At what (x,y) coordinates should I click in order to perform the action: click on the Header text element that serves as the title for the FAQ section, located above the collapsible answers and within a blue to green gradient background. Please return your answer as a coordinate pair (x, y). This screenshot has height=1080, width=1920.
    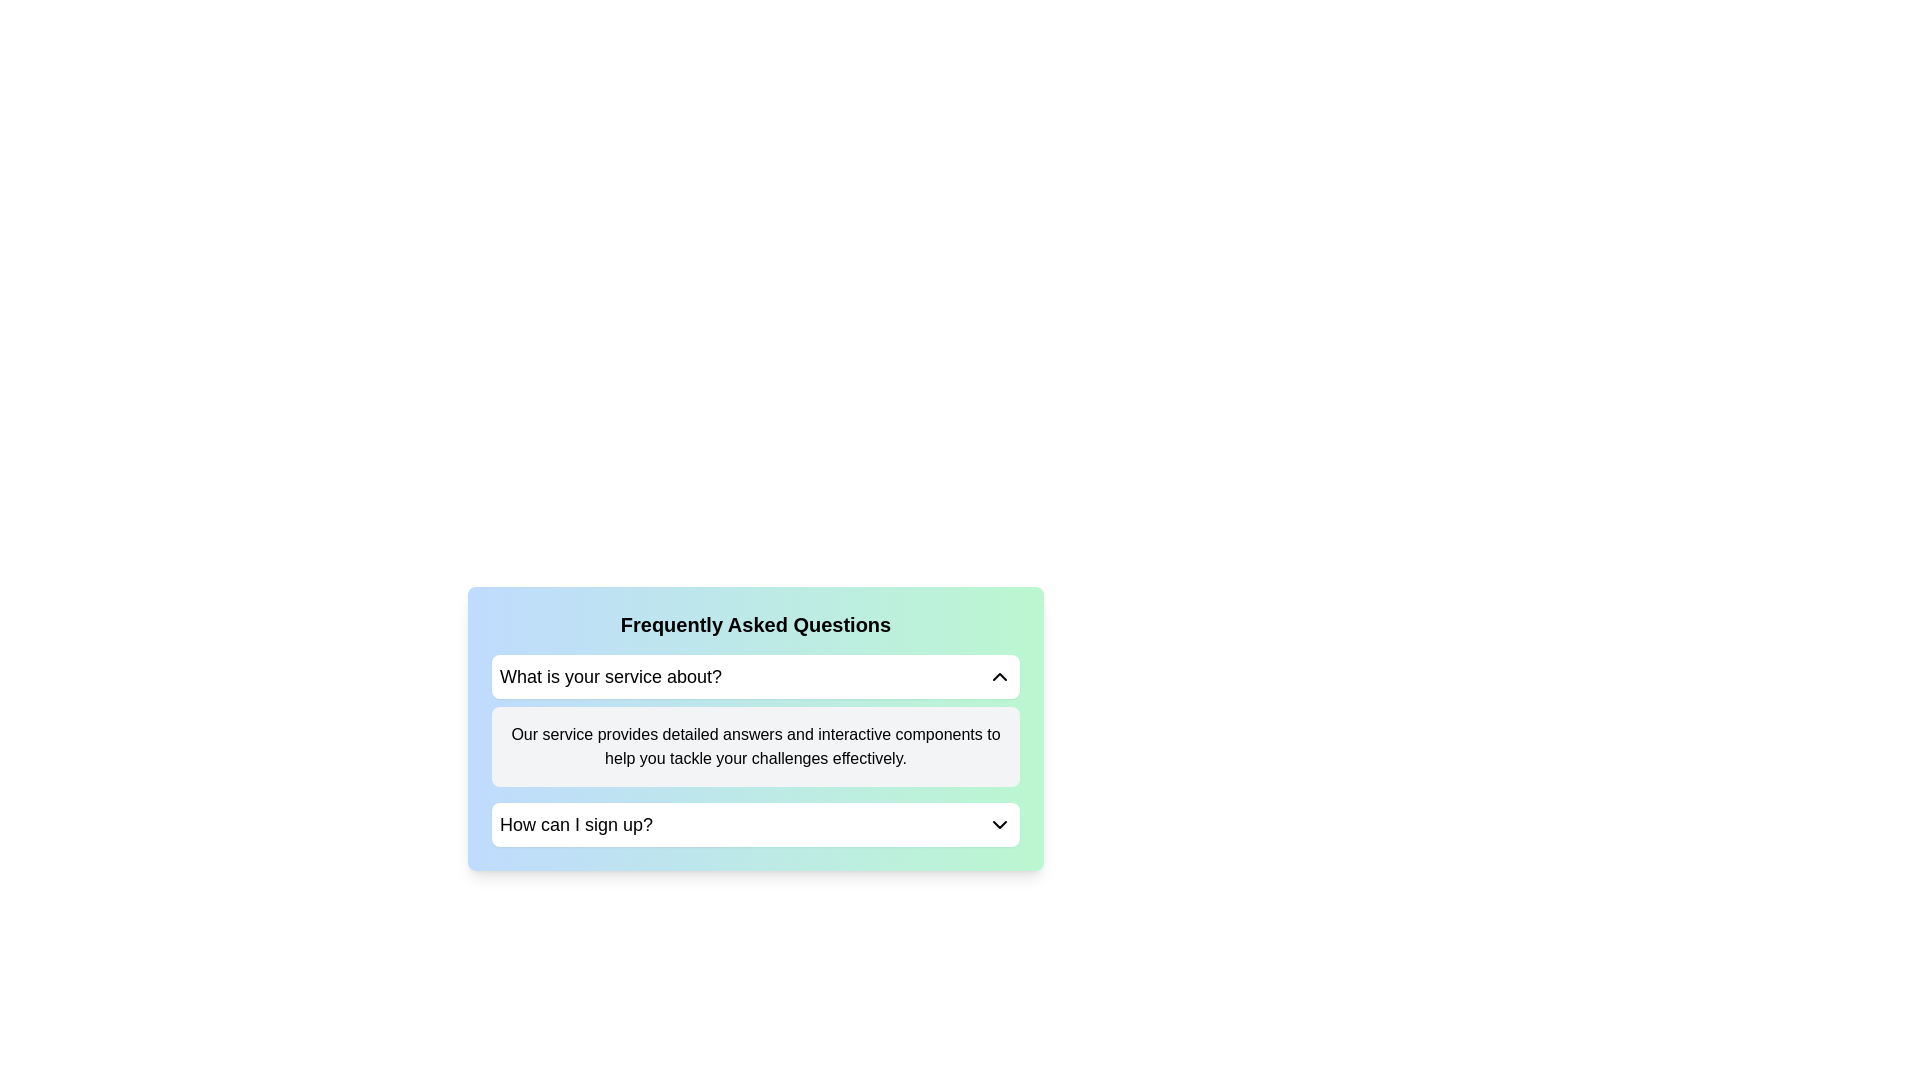
    Looking at the image, I should click on (754, 623).